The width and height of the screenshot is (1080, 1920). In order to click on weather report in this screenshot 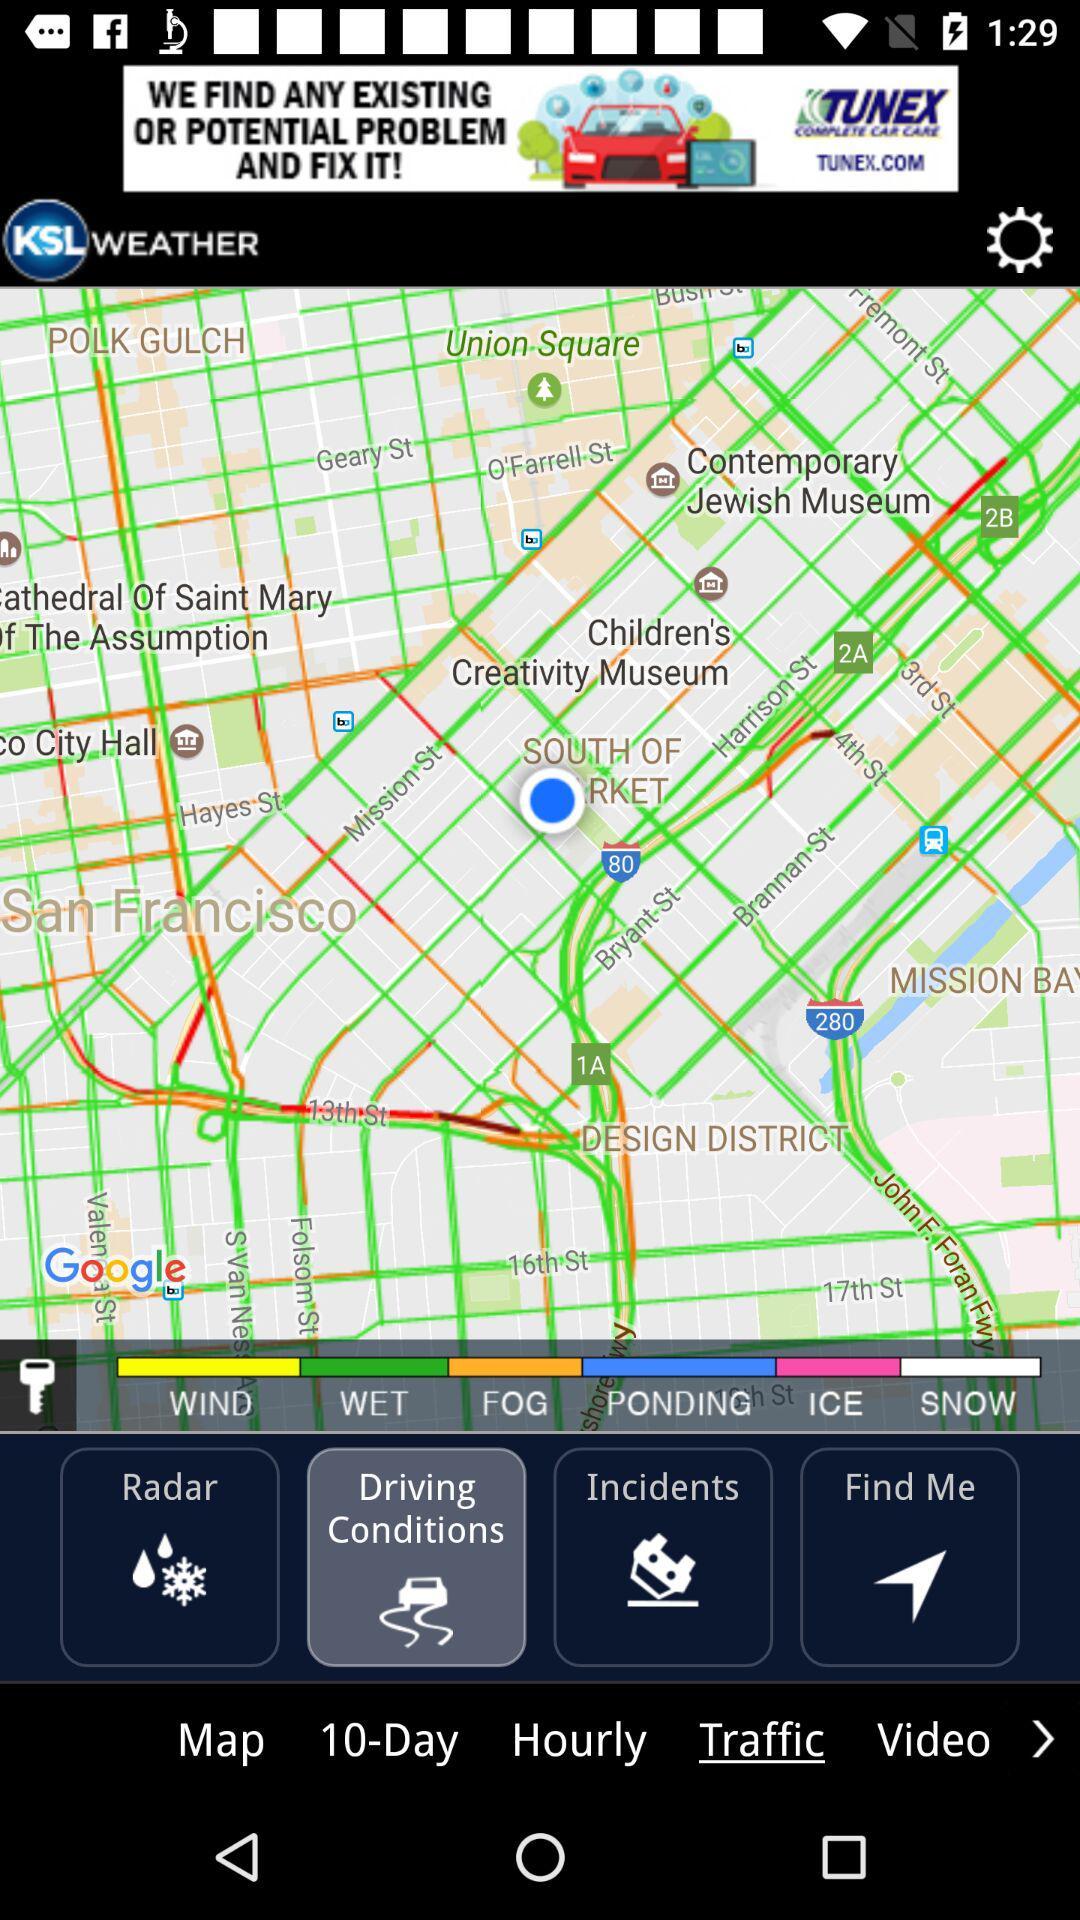, I will do `click(131, 240)`.